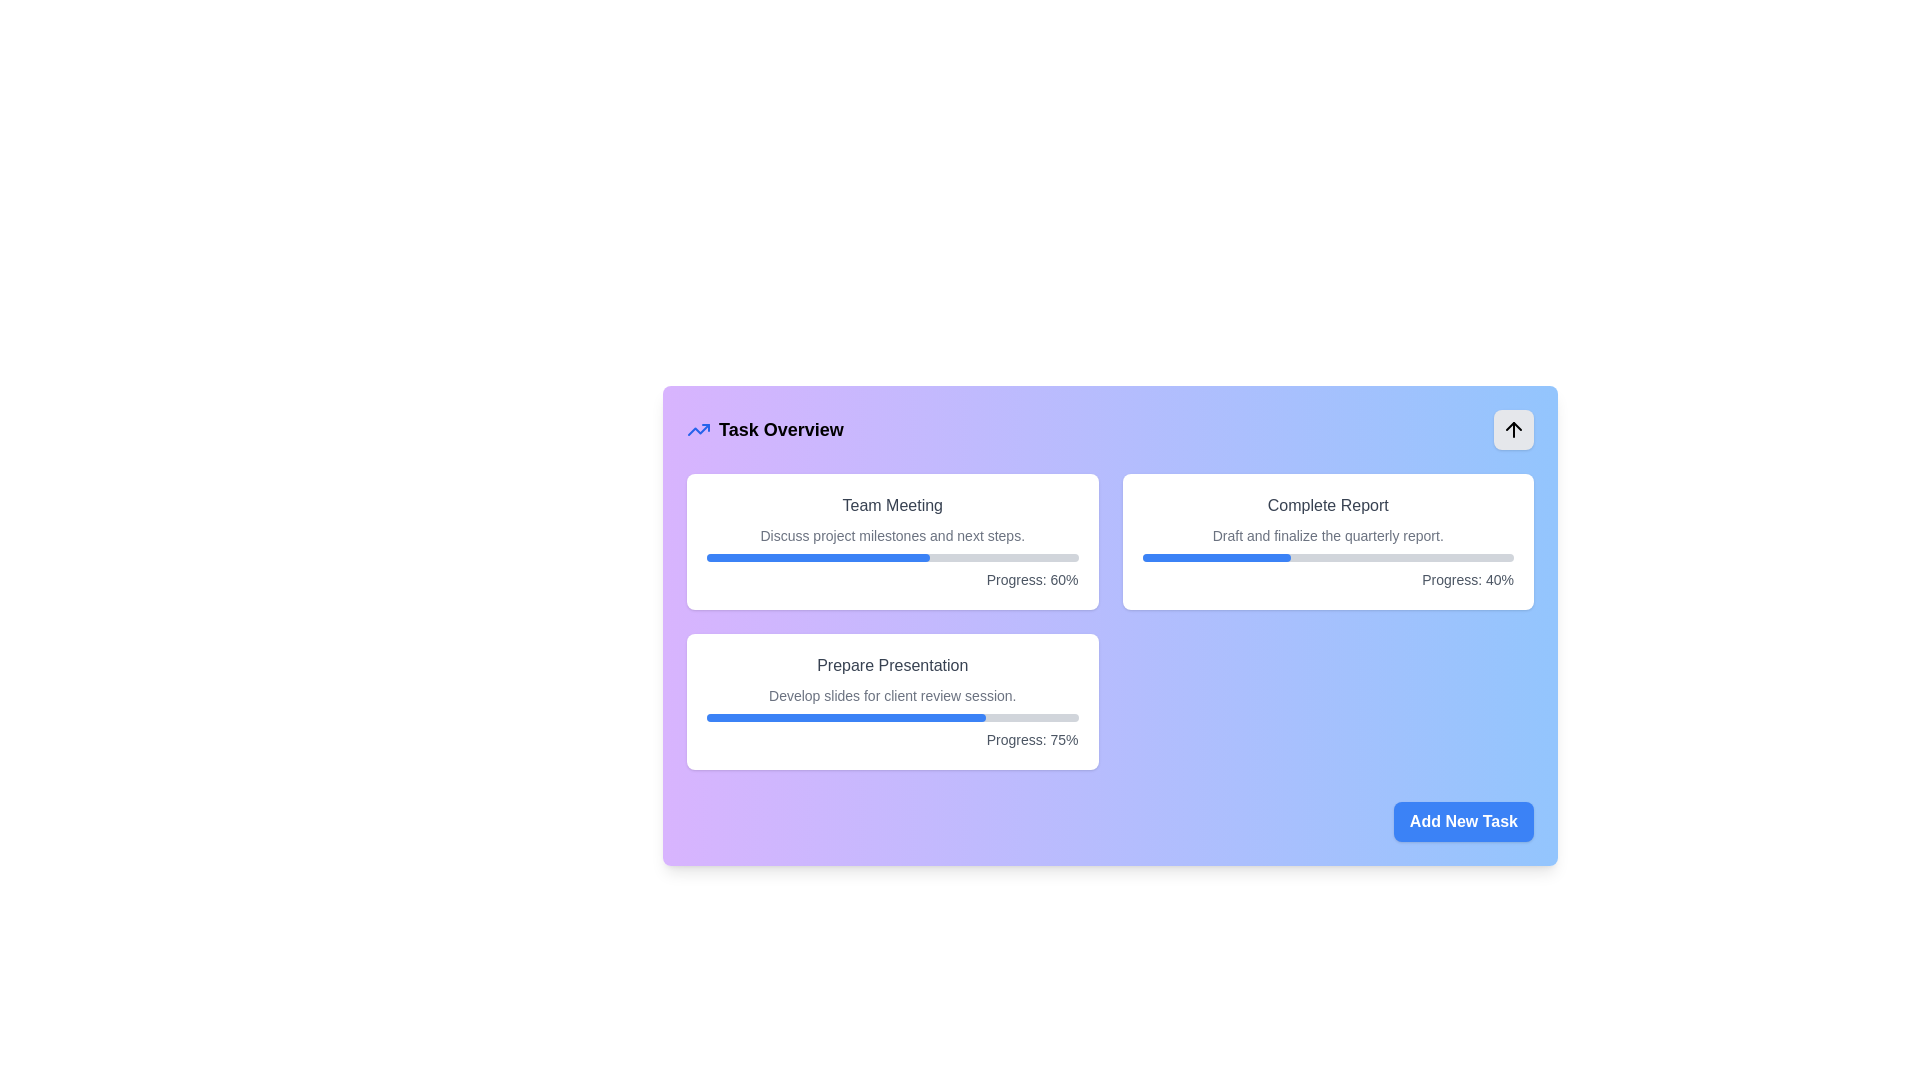  I want to click on the upward trending arrow icon, which is blue and located to the left of the 'Task Overview' text in the header section, so click(699, 428).